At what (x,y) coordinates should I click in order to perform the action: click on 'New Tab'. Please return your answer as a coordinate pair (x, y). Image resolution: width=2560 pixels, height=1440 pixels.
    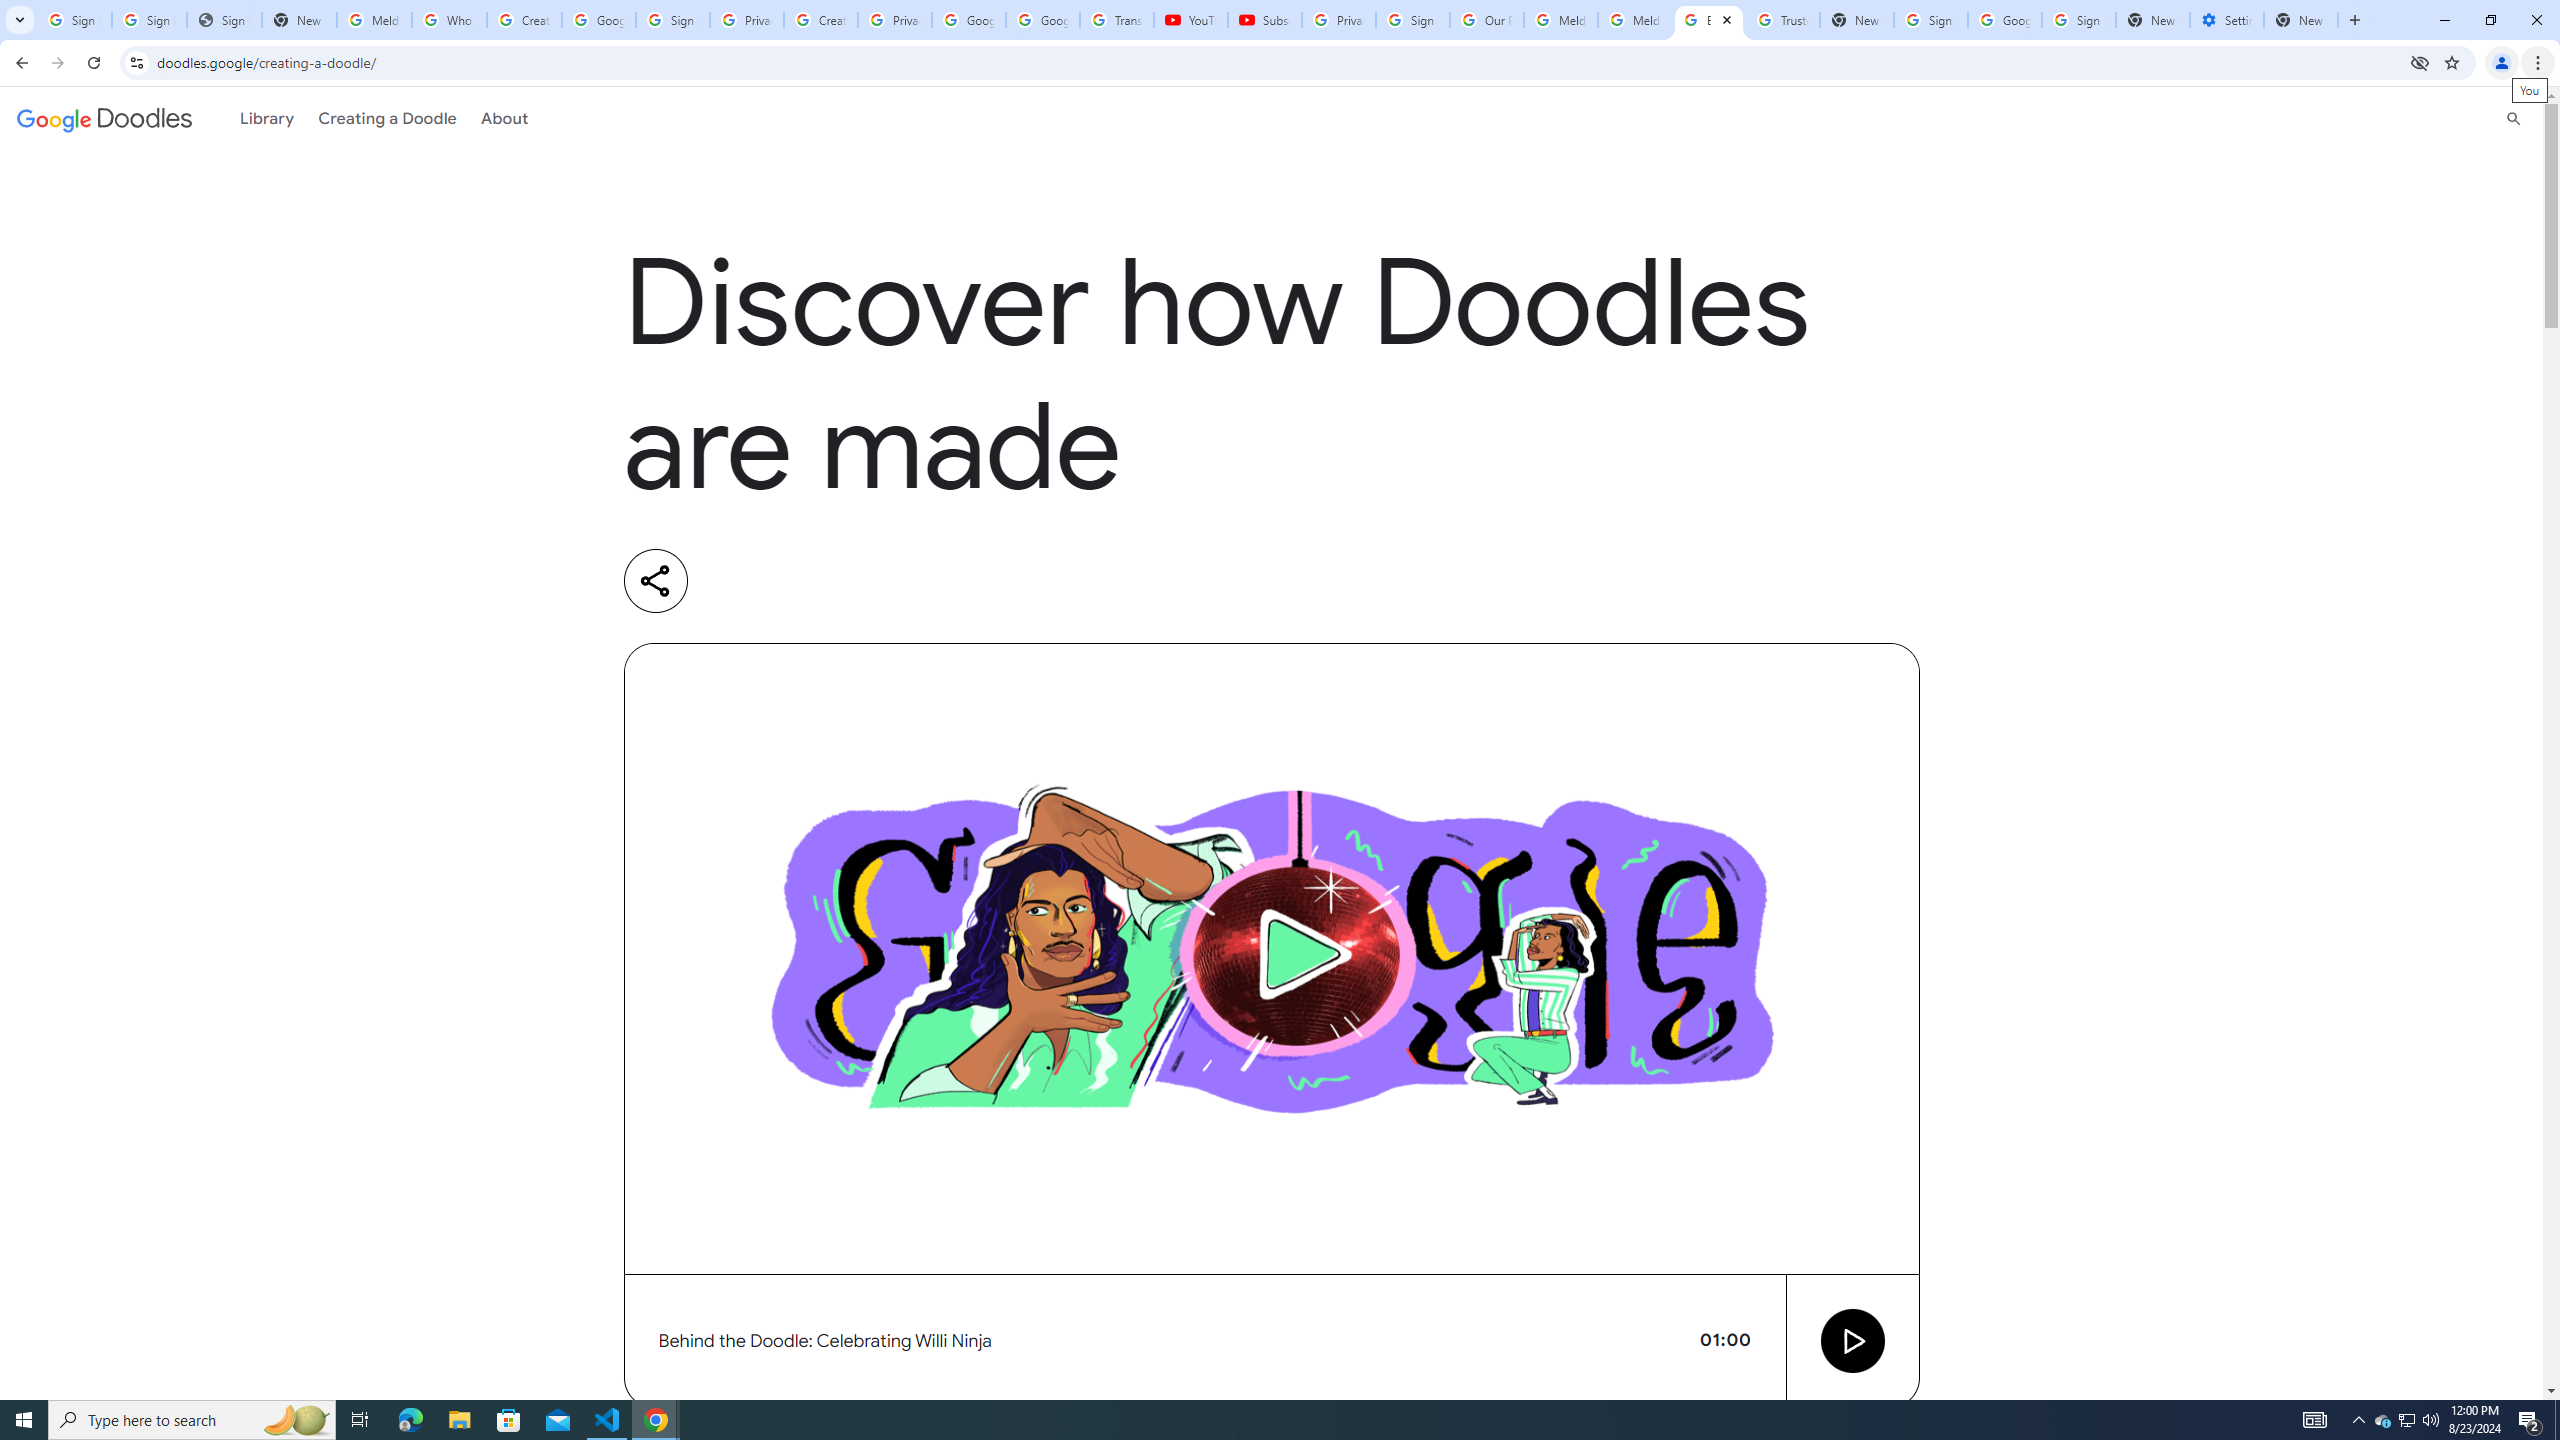
    Looking at the image, I should click on (2300, 19).